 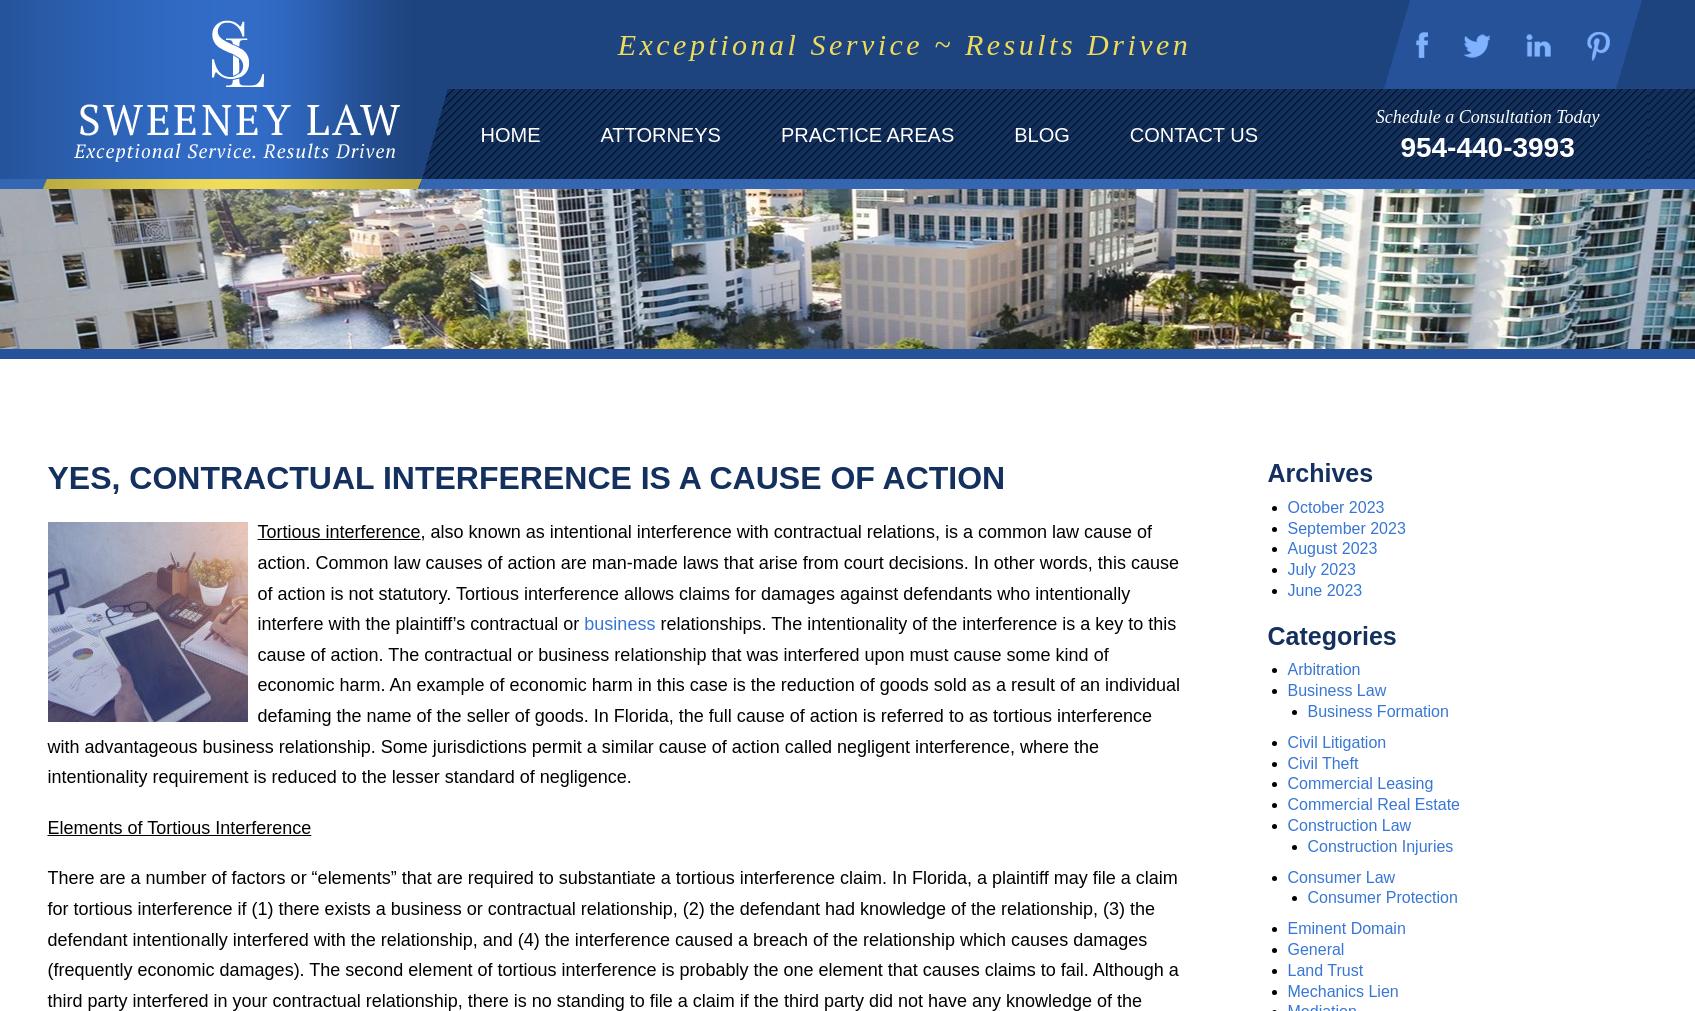 What do you see at coordinates (1335, 506) in the screenshot?
I see `'October 2023'` at bounding box center [1335, 506].